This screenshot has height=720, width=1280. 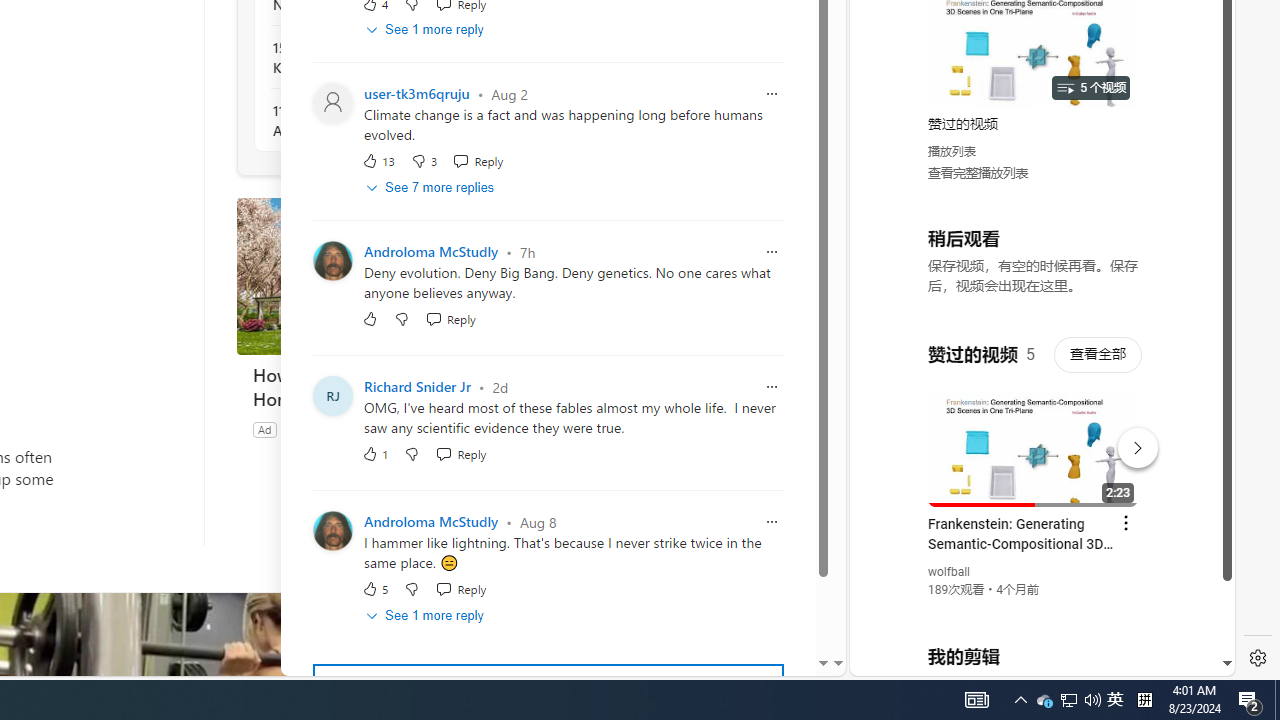 I want to click on '5 Like', so click(x=375, y=588).